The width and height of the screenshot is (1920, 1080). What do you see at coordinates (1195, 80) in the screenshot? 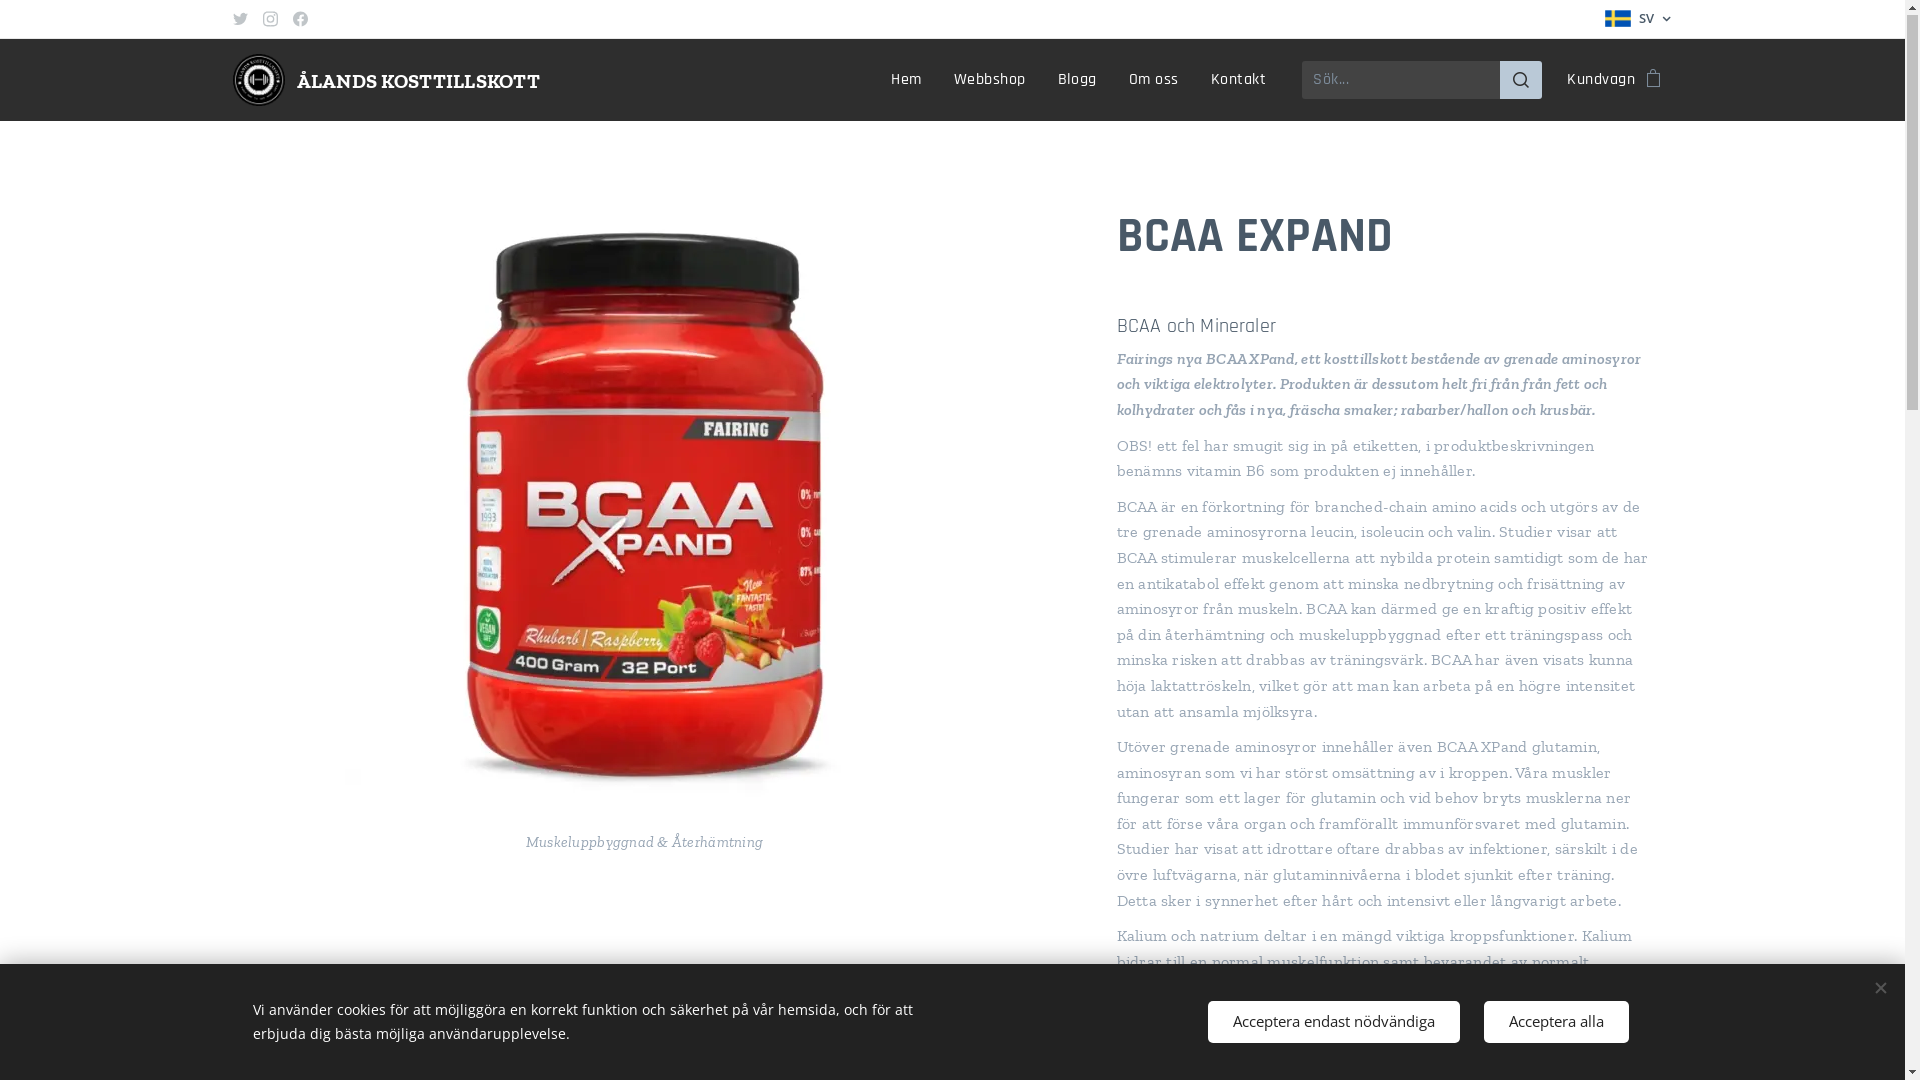
I see `'Kontakt'` at bounding box center [1195, 80].